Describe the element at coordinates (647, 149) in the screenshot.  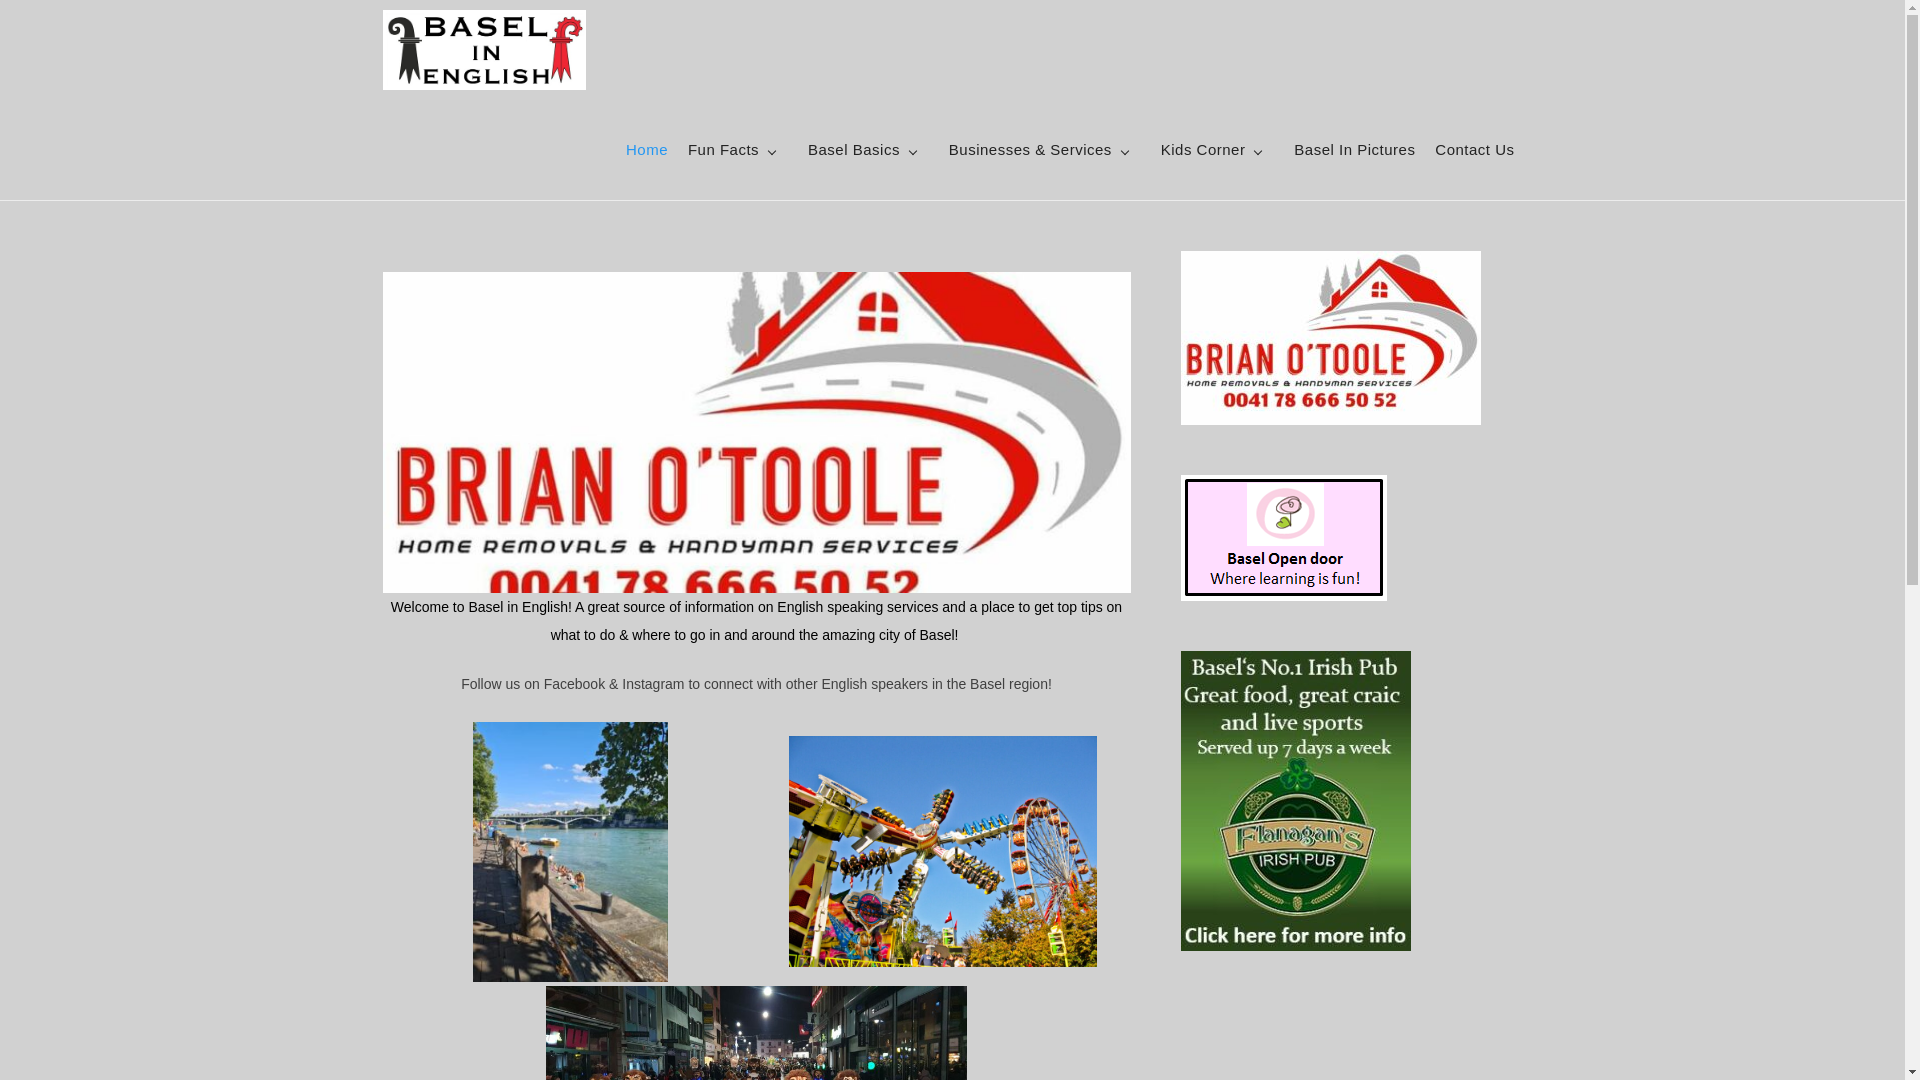
I see `'Home'` at that location.